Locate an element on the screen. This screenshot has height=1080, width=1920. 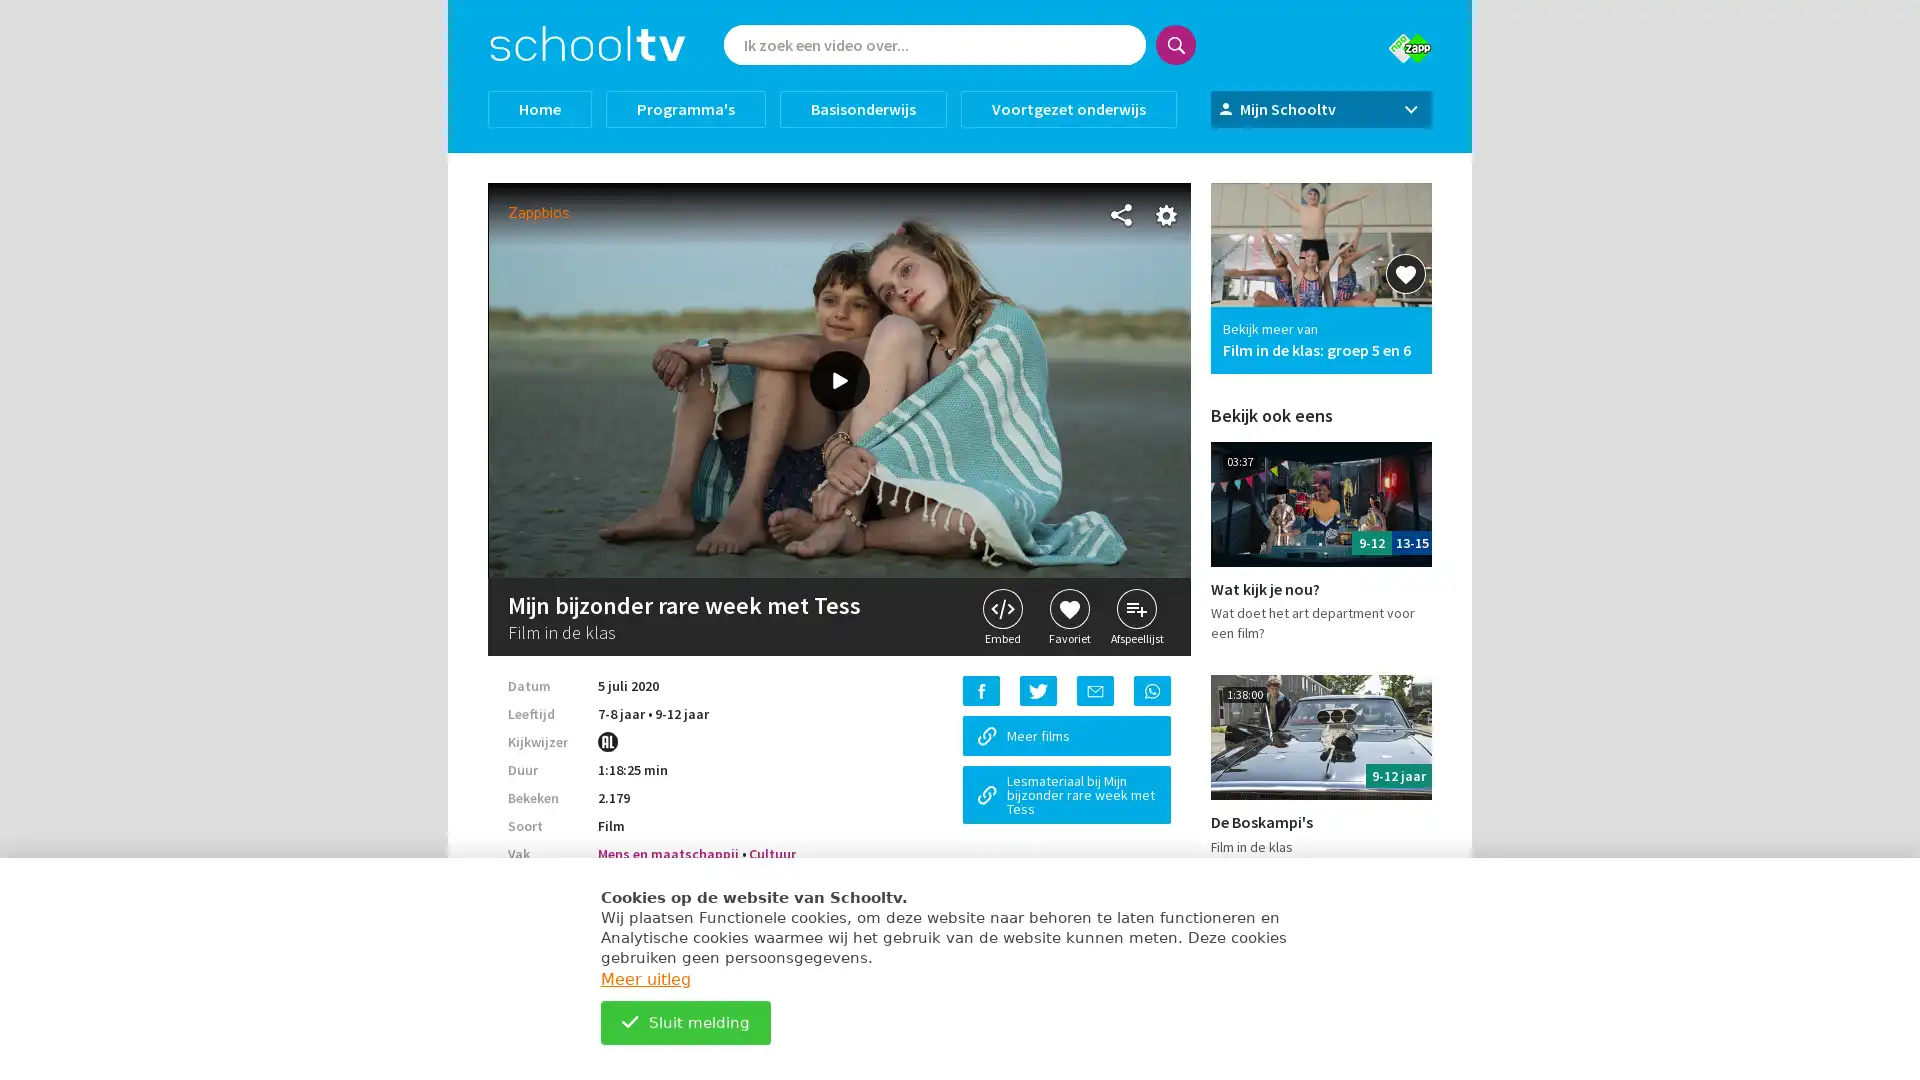
Verwijderen is located at coordinates (960, 349).